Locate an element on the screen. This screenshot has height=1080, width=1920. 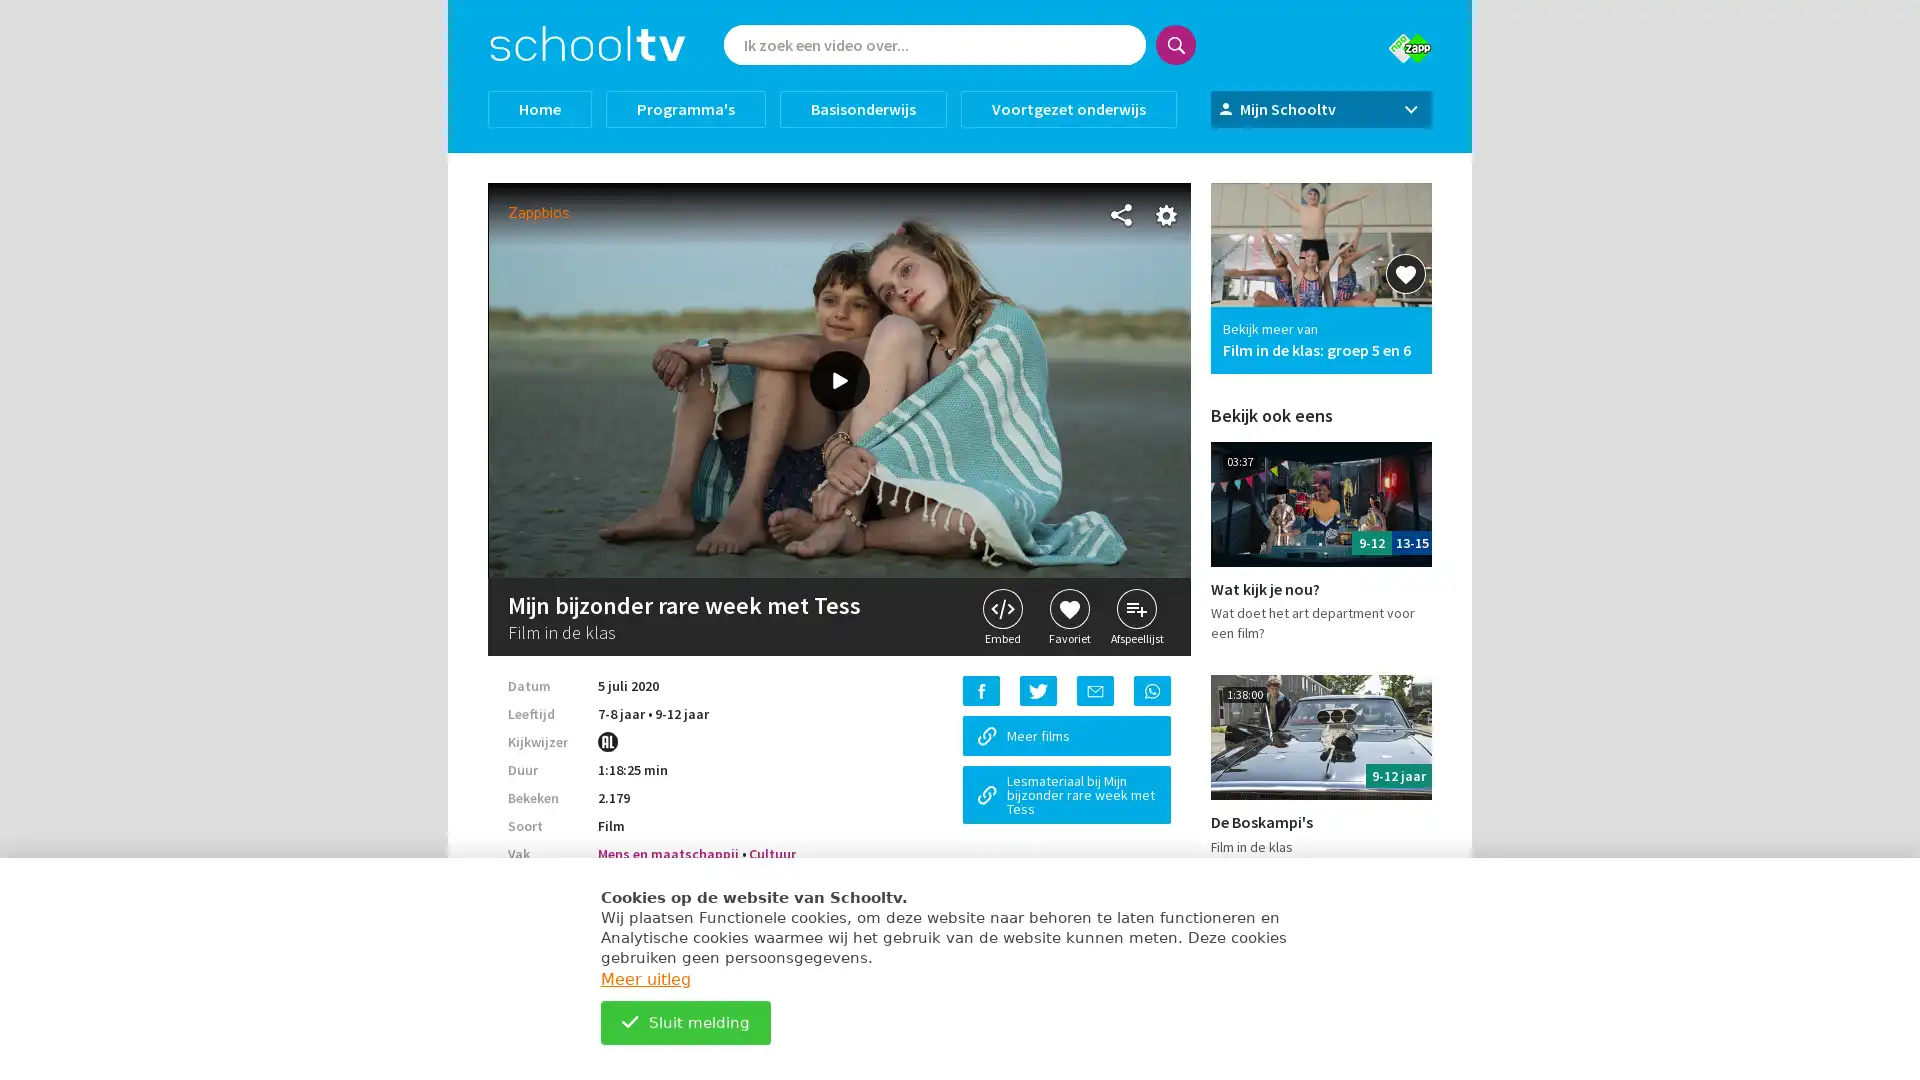
Verwijderen is located at coordinates (960, 349).